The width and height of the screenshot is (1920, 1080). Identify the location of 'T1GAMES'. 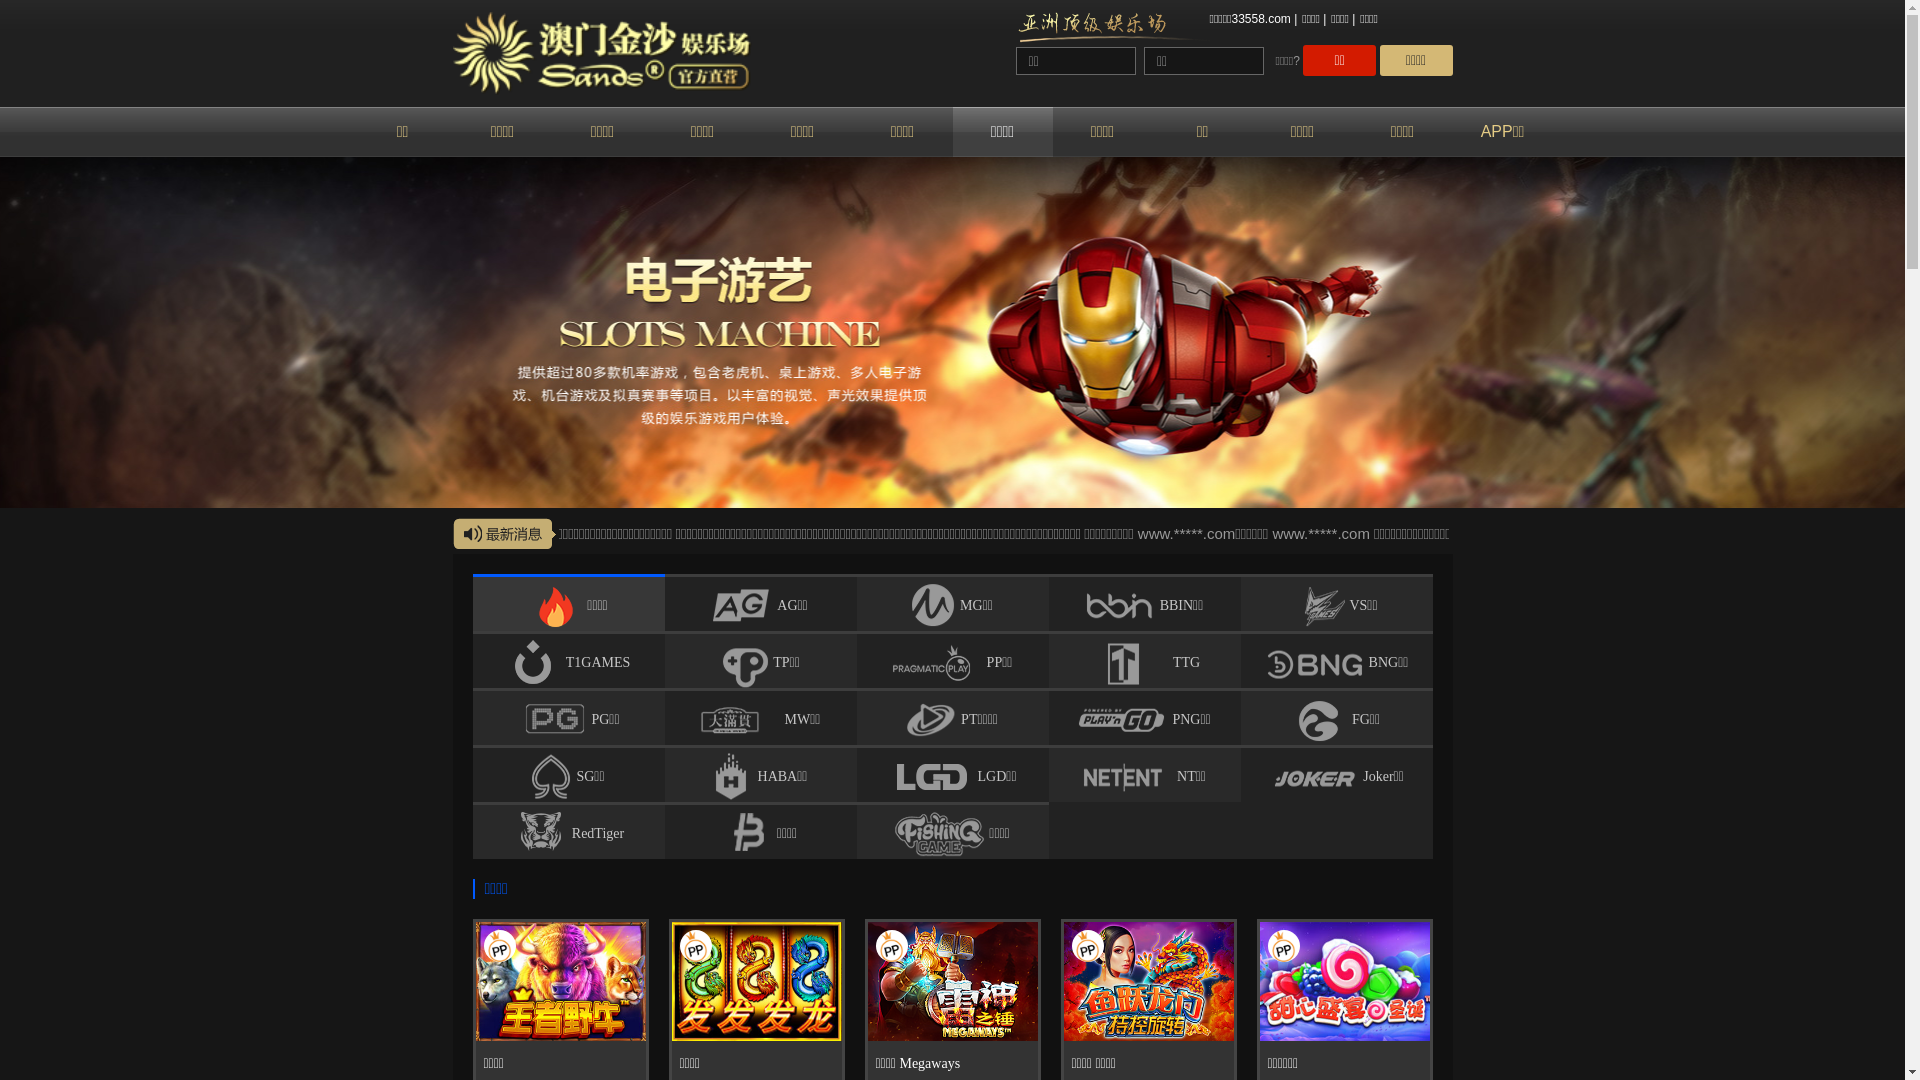
(566, 660).